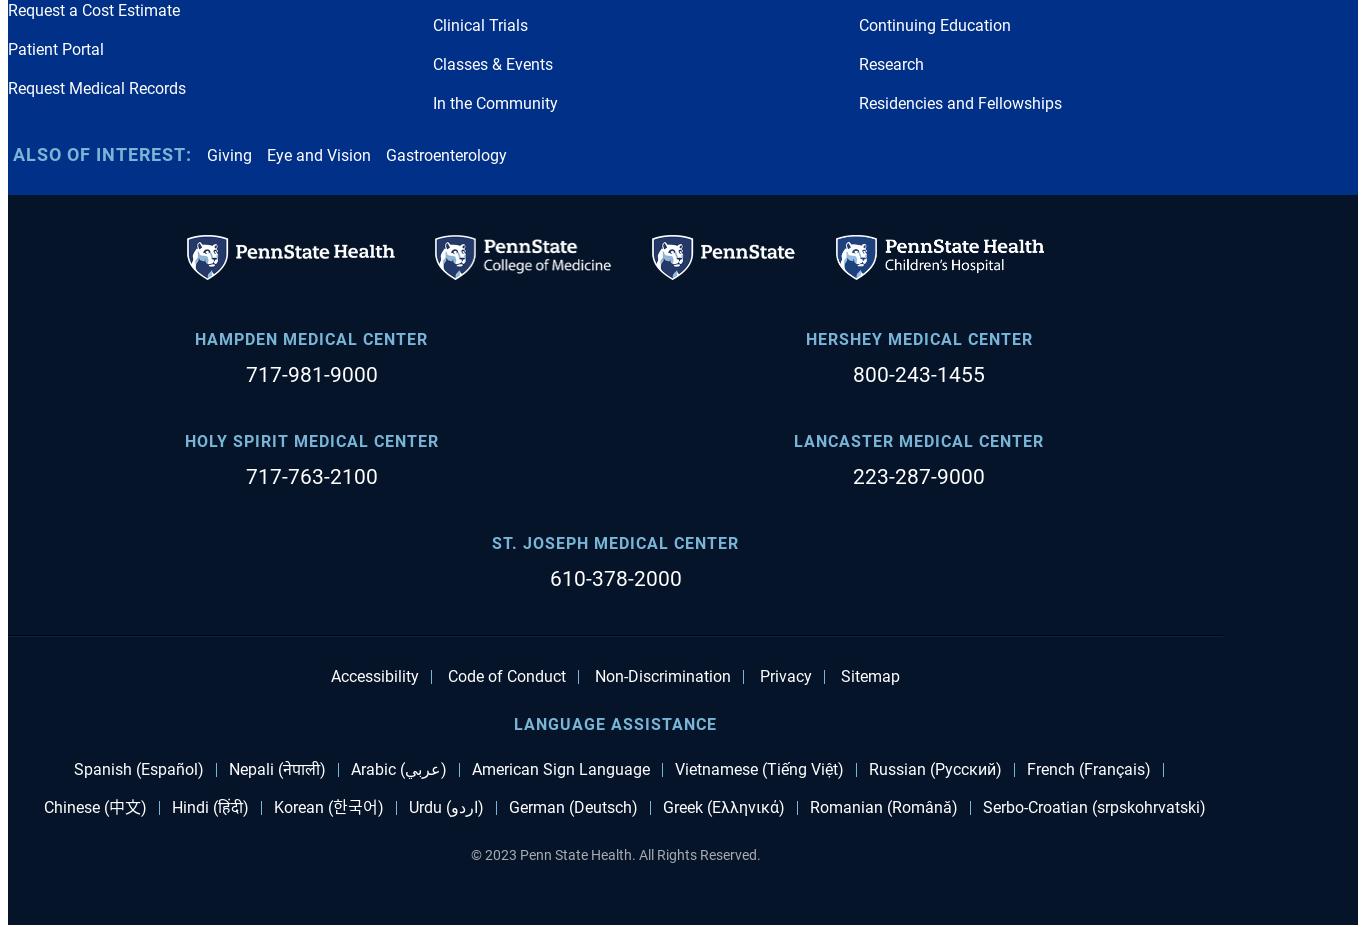 This screenshot has height=927, width=1366. I want to click on 'Vietnamese (Tiếng Việt)', so click(758, 767).